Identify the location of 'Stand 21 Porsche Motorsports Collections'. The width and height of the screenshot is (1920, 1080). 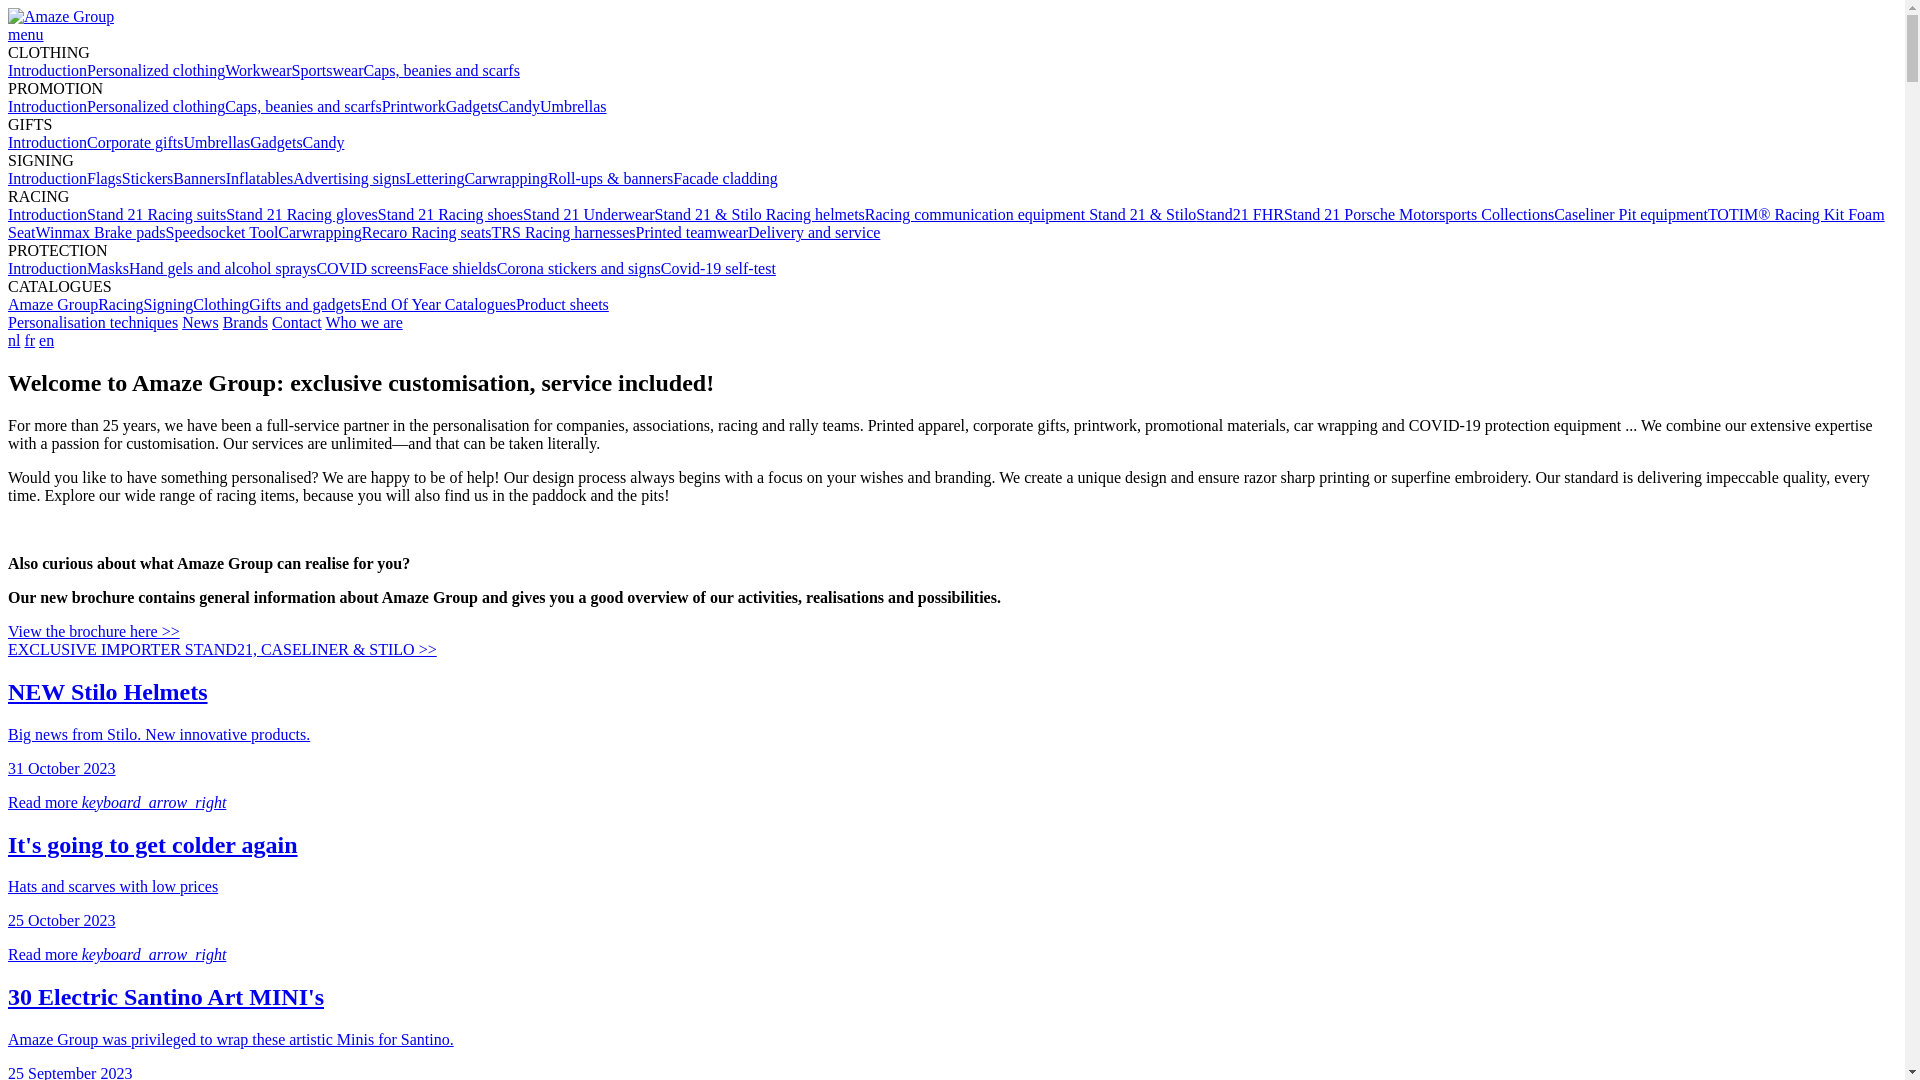
(1418, 214).